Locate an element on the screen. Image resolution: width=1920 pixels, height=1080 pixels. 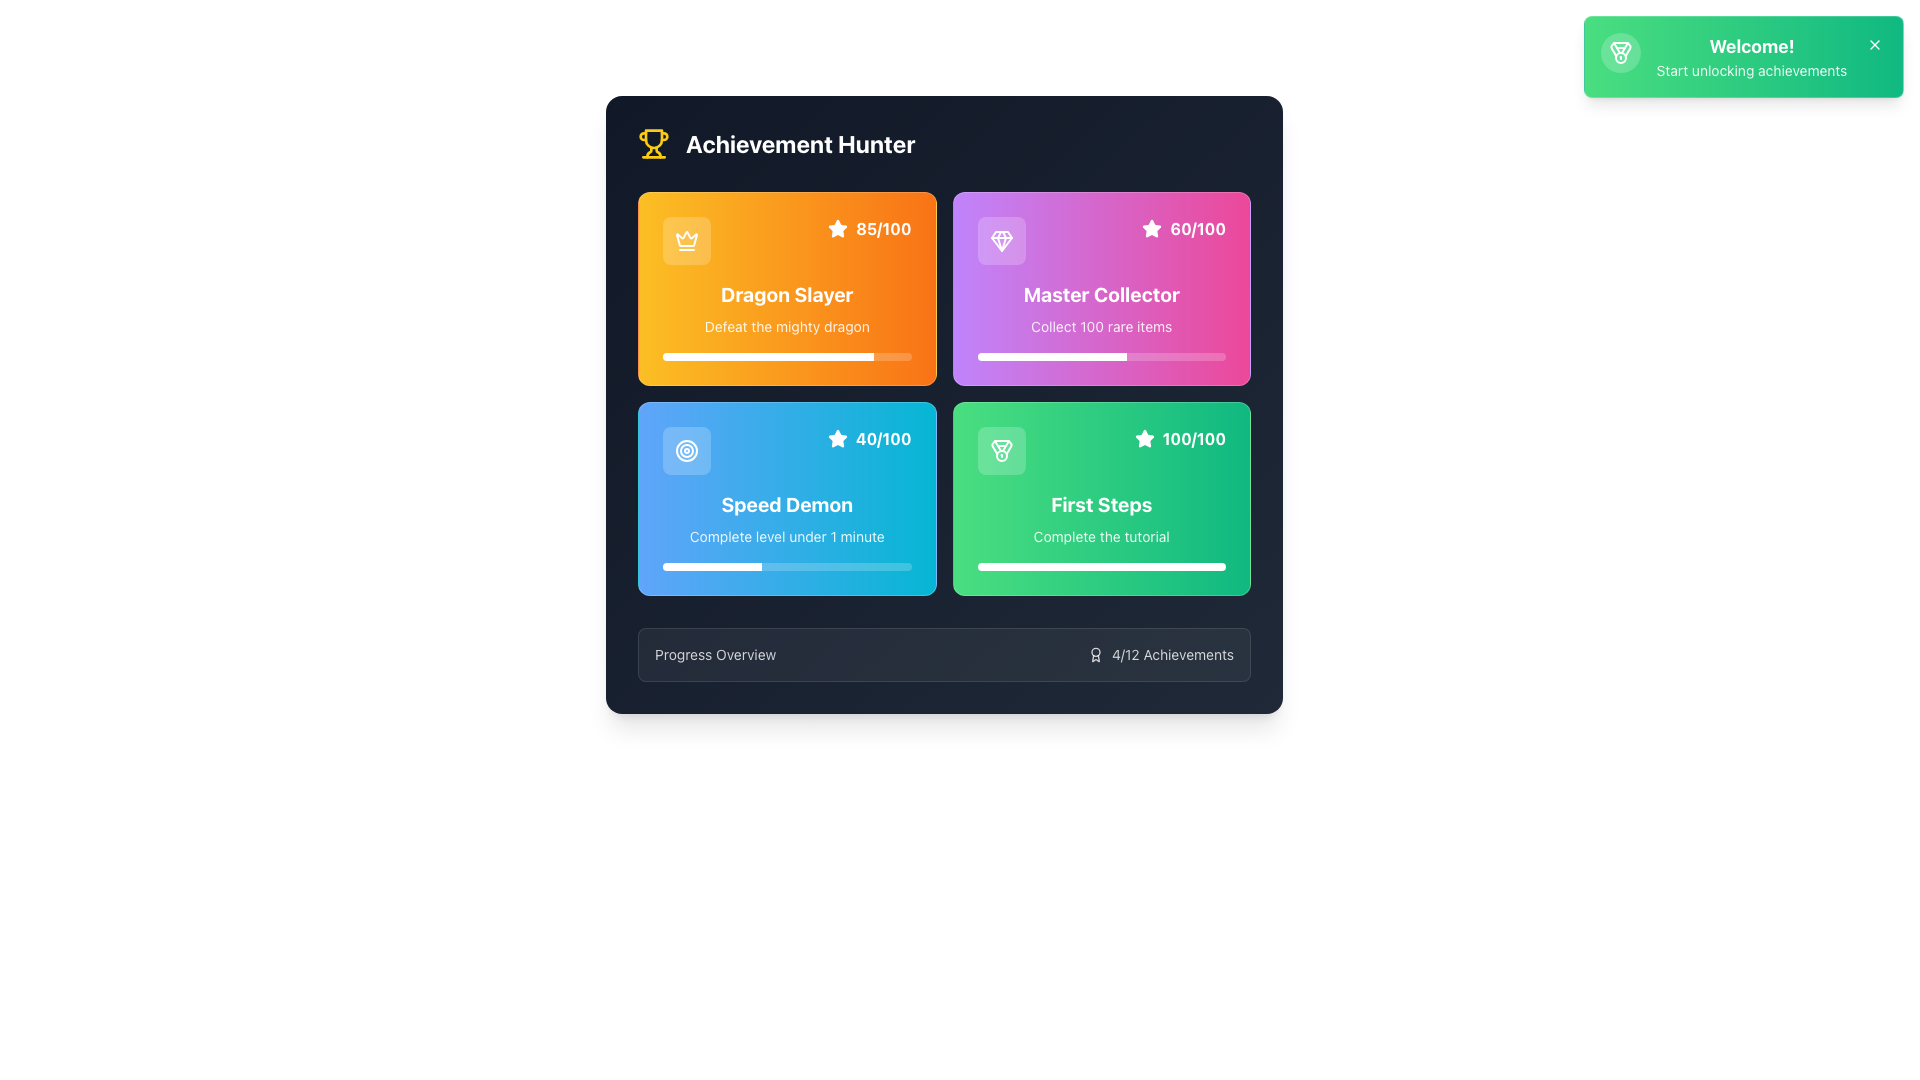
the rating or achievement marker icon located in the top-right area of the 'Master Collector' card is located at coordinates (1144, 437).